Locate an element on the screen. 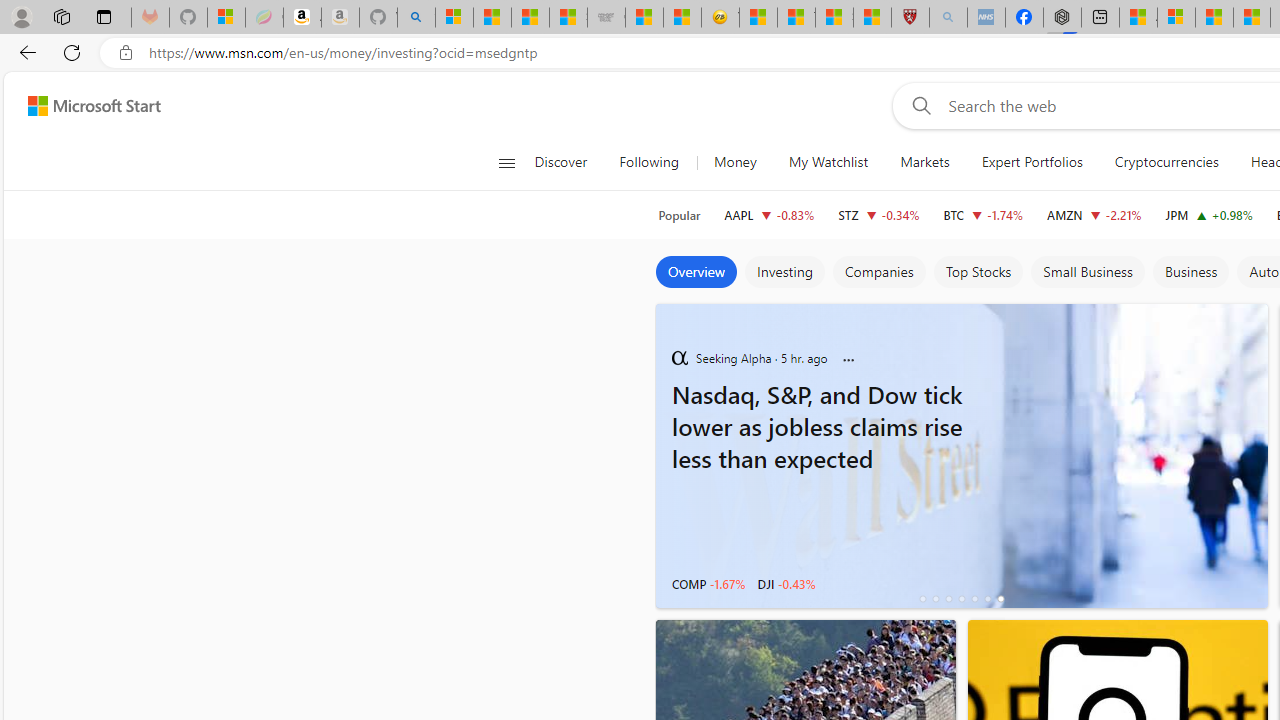 This screenshot has height=720, width=1280. 'list of asthma inhalers uk - Search - Sleeping' is located at coordinates (947, 17).